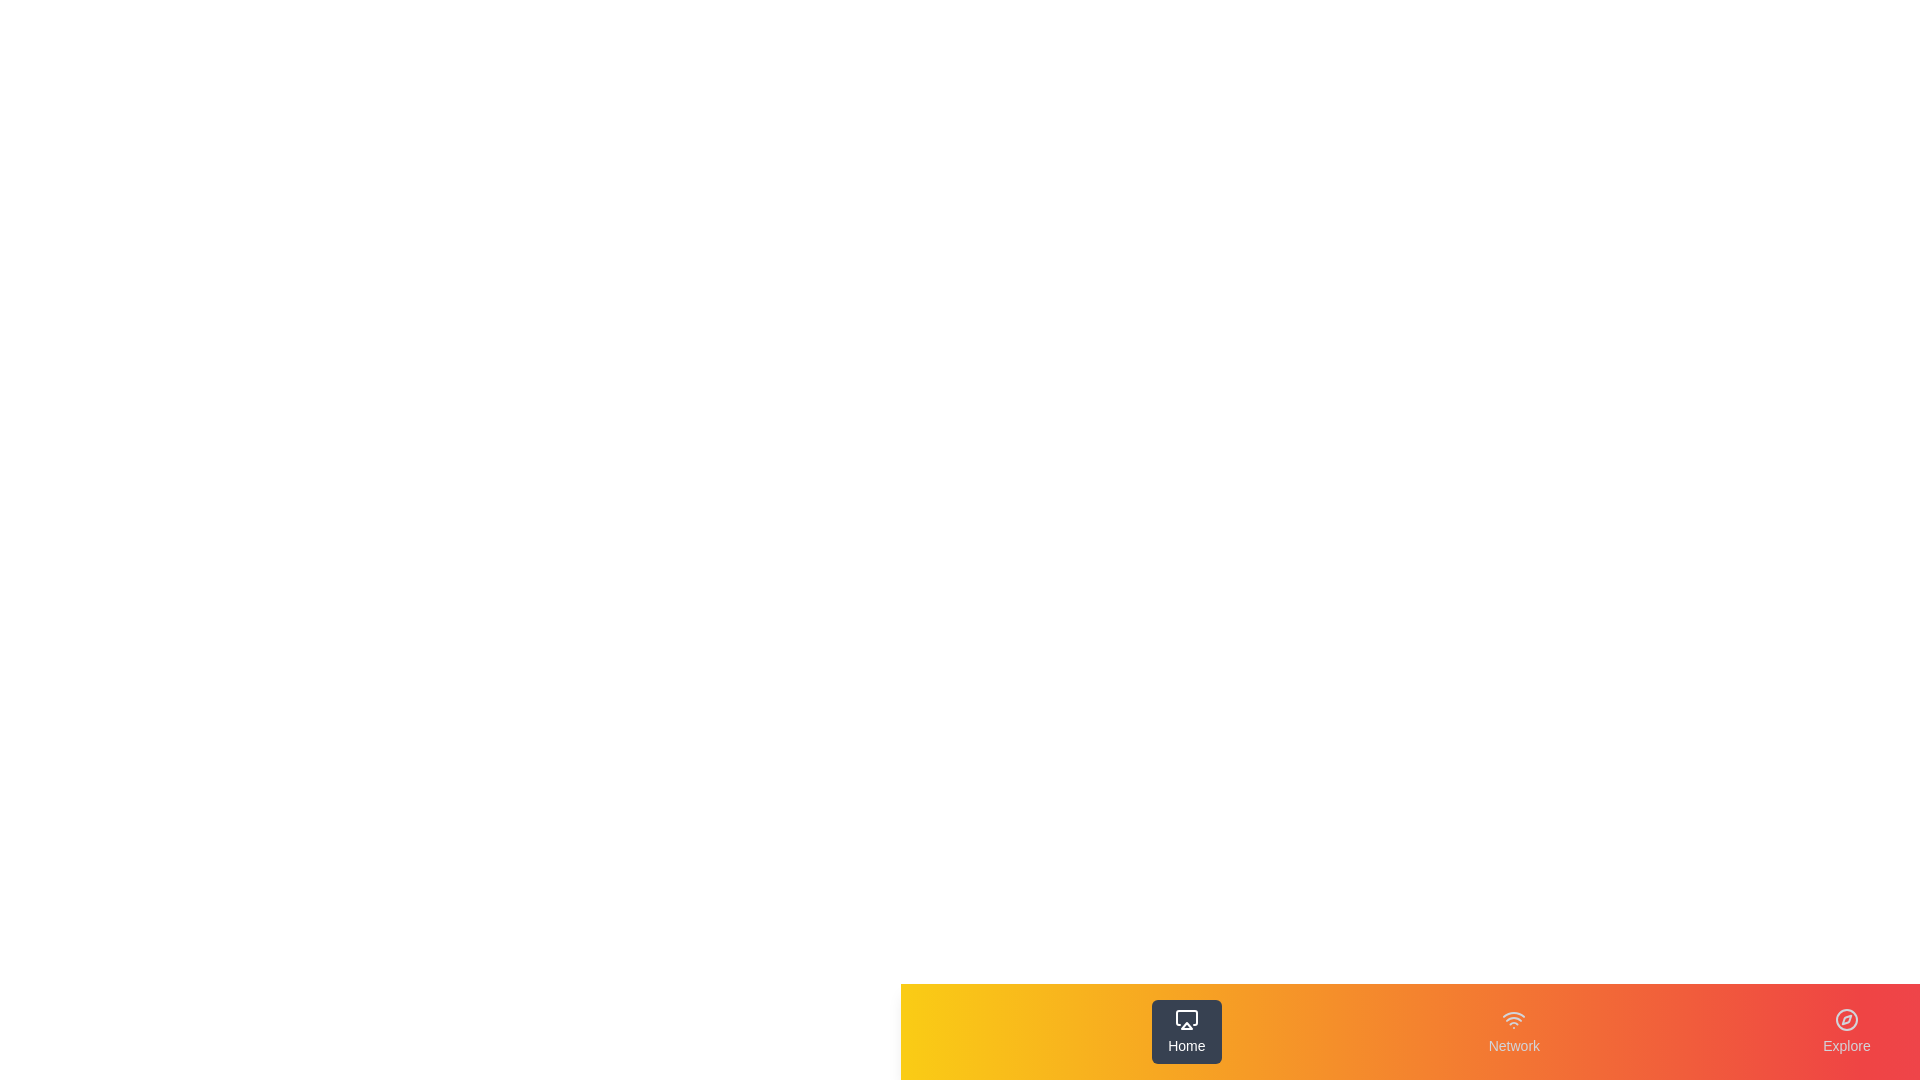 The height and width of the screenshot is (1080, 1920). I want to click on the tab button labeled Network to observe the hover effect, so click(1514, 1032).